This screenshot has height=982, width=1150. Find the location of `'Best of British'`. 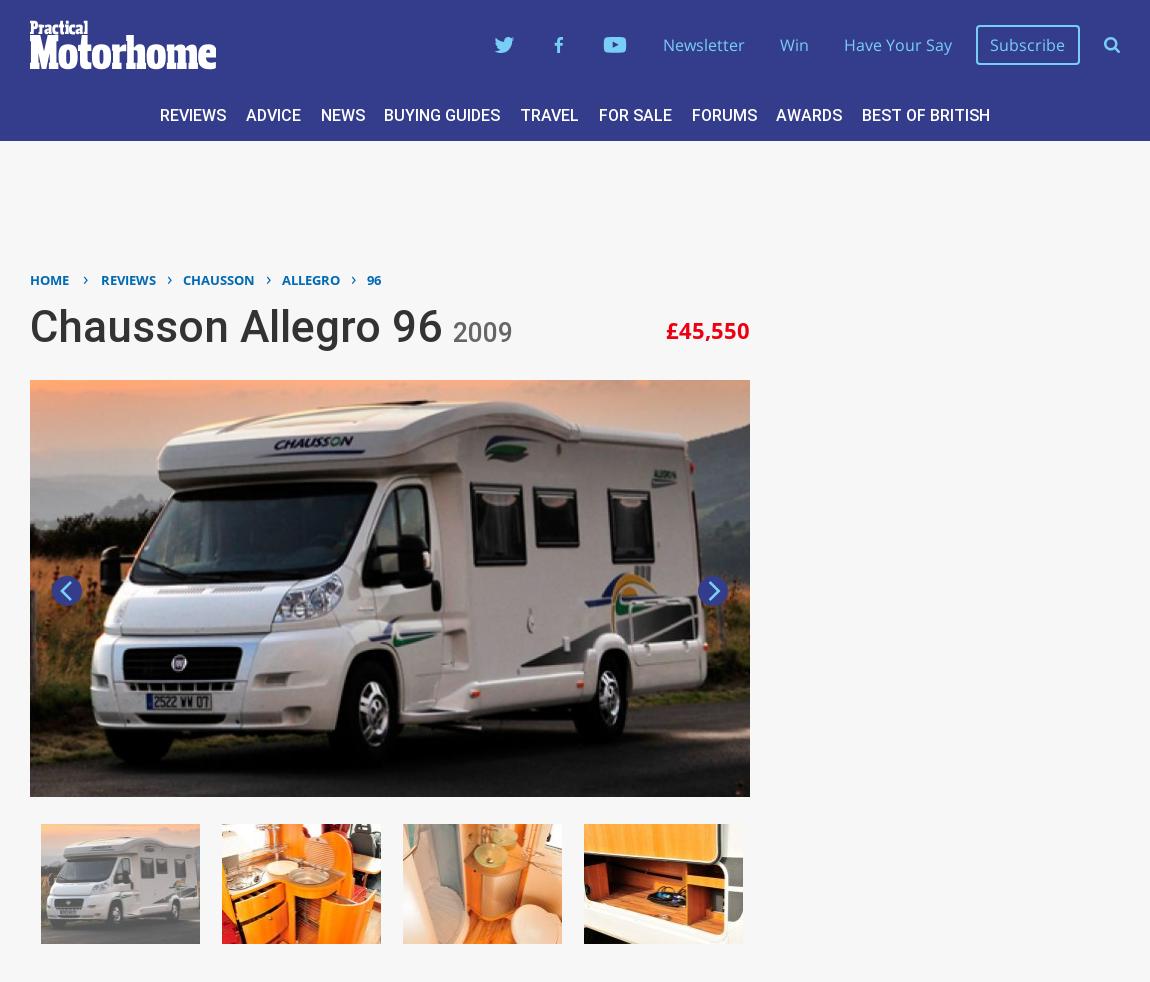

'Best of British' is located at coordinates (925, 113).